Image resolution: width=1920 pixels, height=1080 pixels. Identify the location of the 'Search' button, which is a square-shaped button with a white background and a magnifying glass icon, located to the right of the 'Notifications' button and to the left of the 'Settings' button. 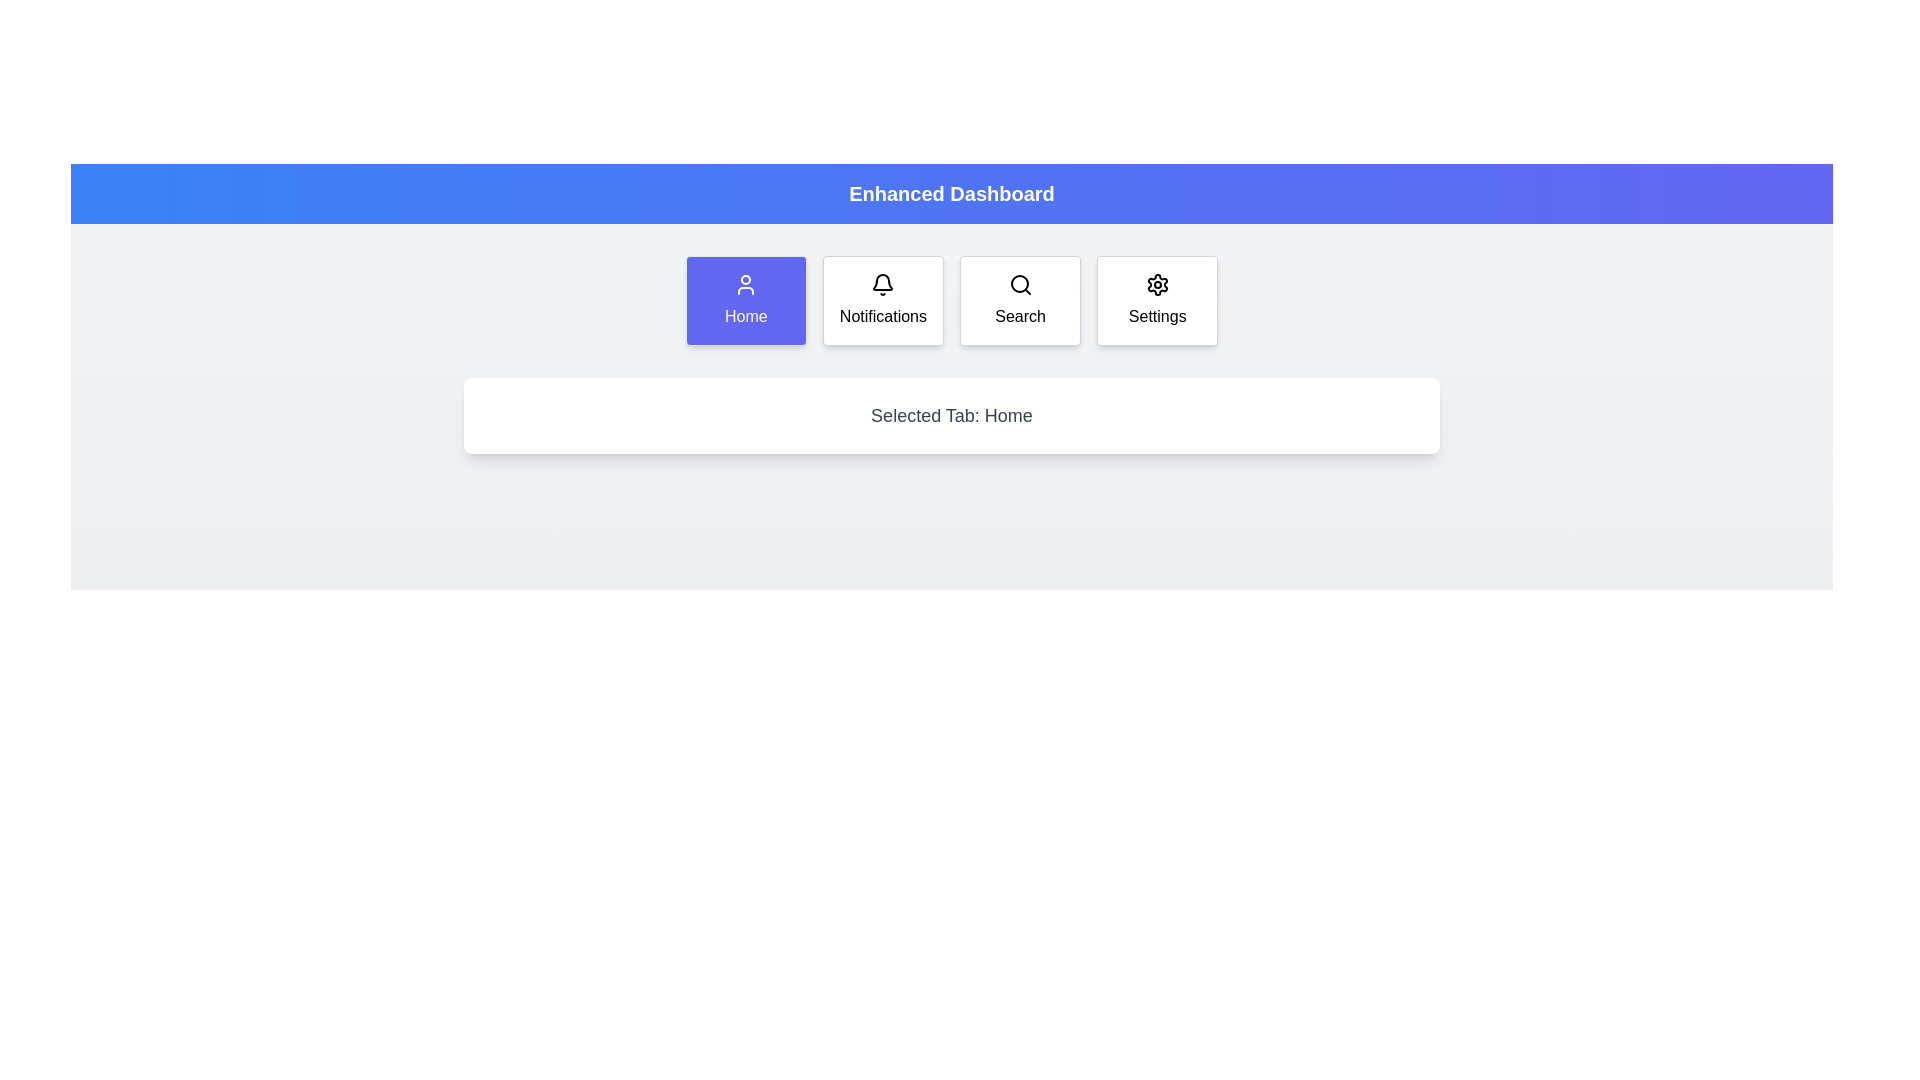
(1020, 300).